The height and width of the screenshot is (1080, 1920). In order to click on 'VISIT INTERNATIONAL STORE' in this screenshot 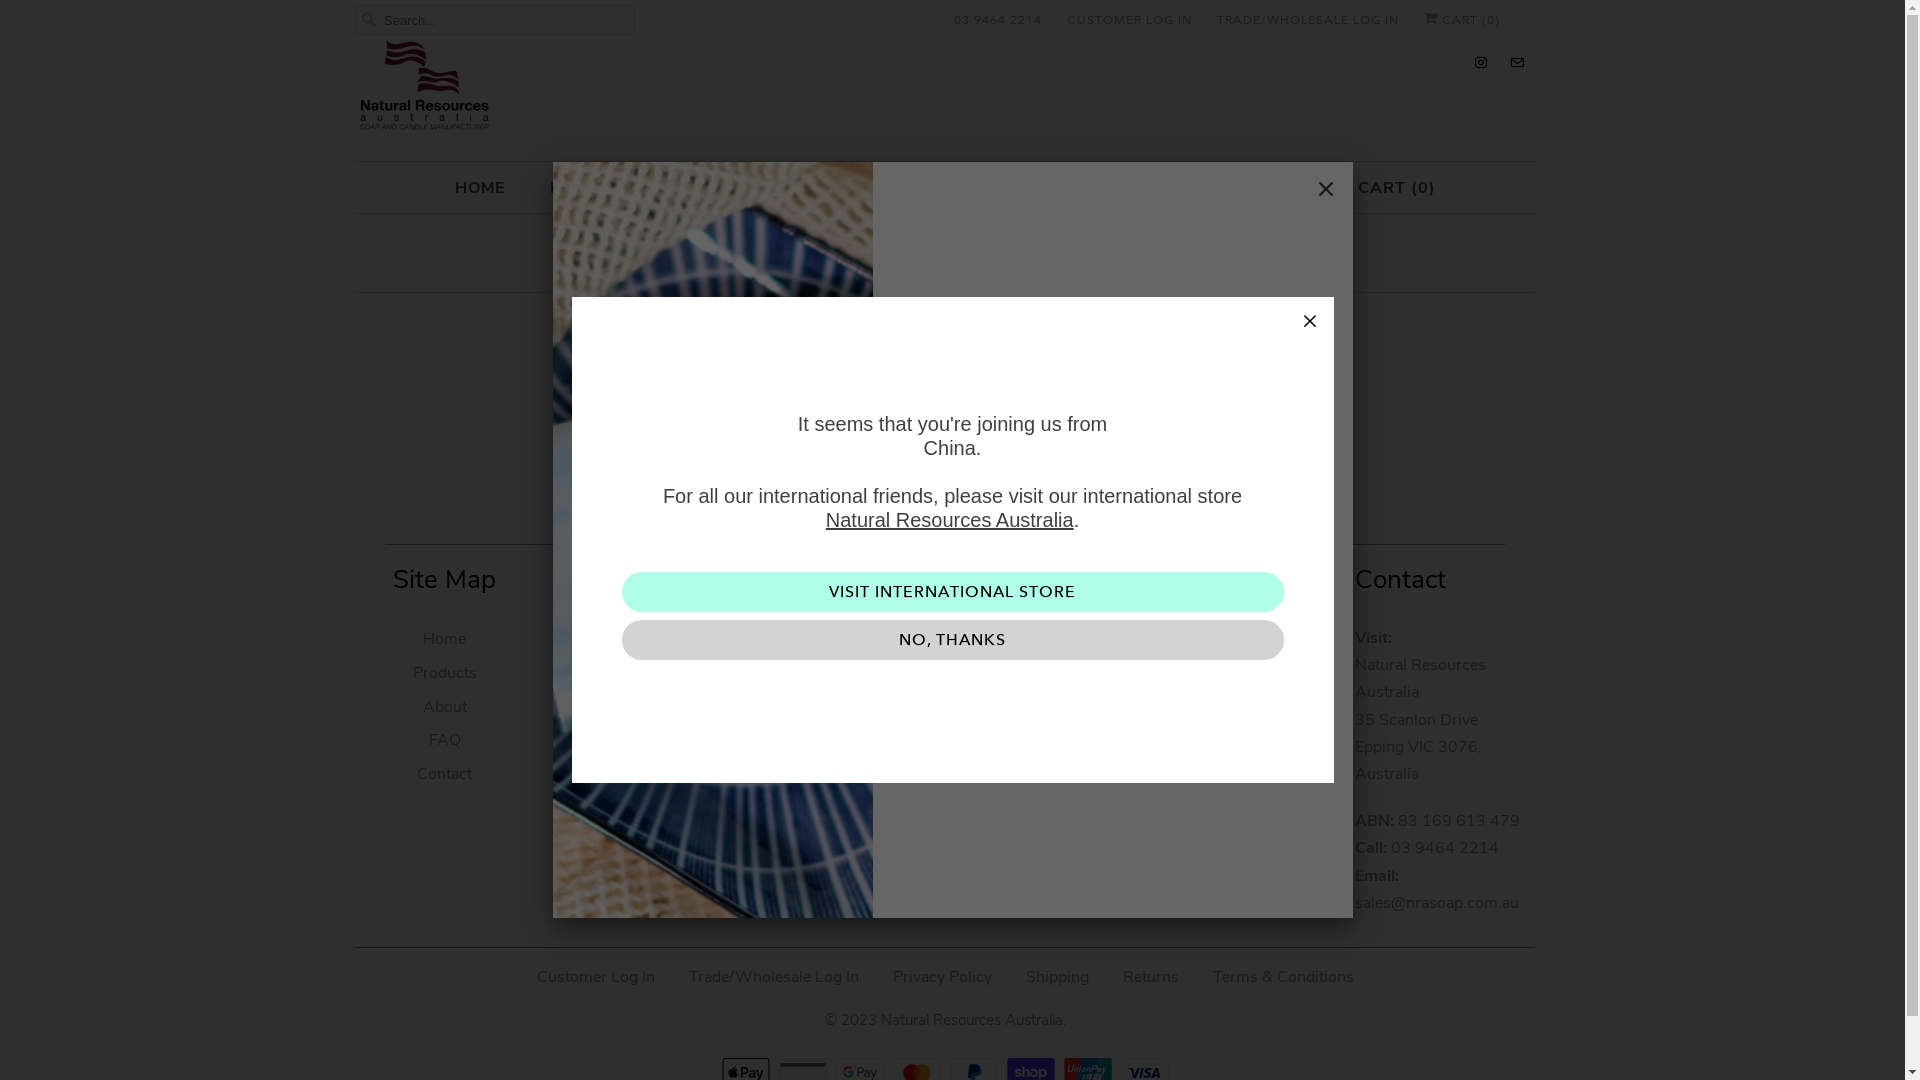, I will do `click(952, 590)`.